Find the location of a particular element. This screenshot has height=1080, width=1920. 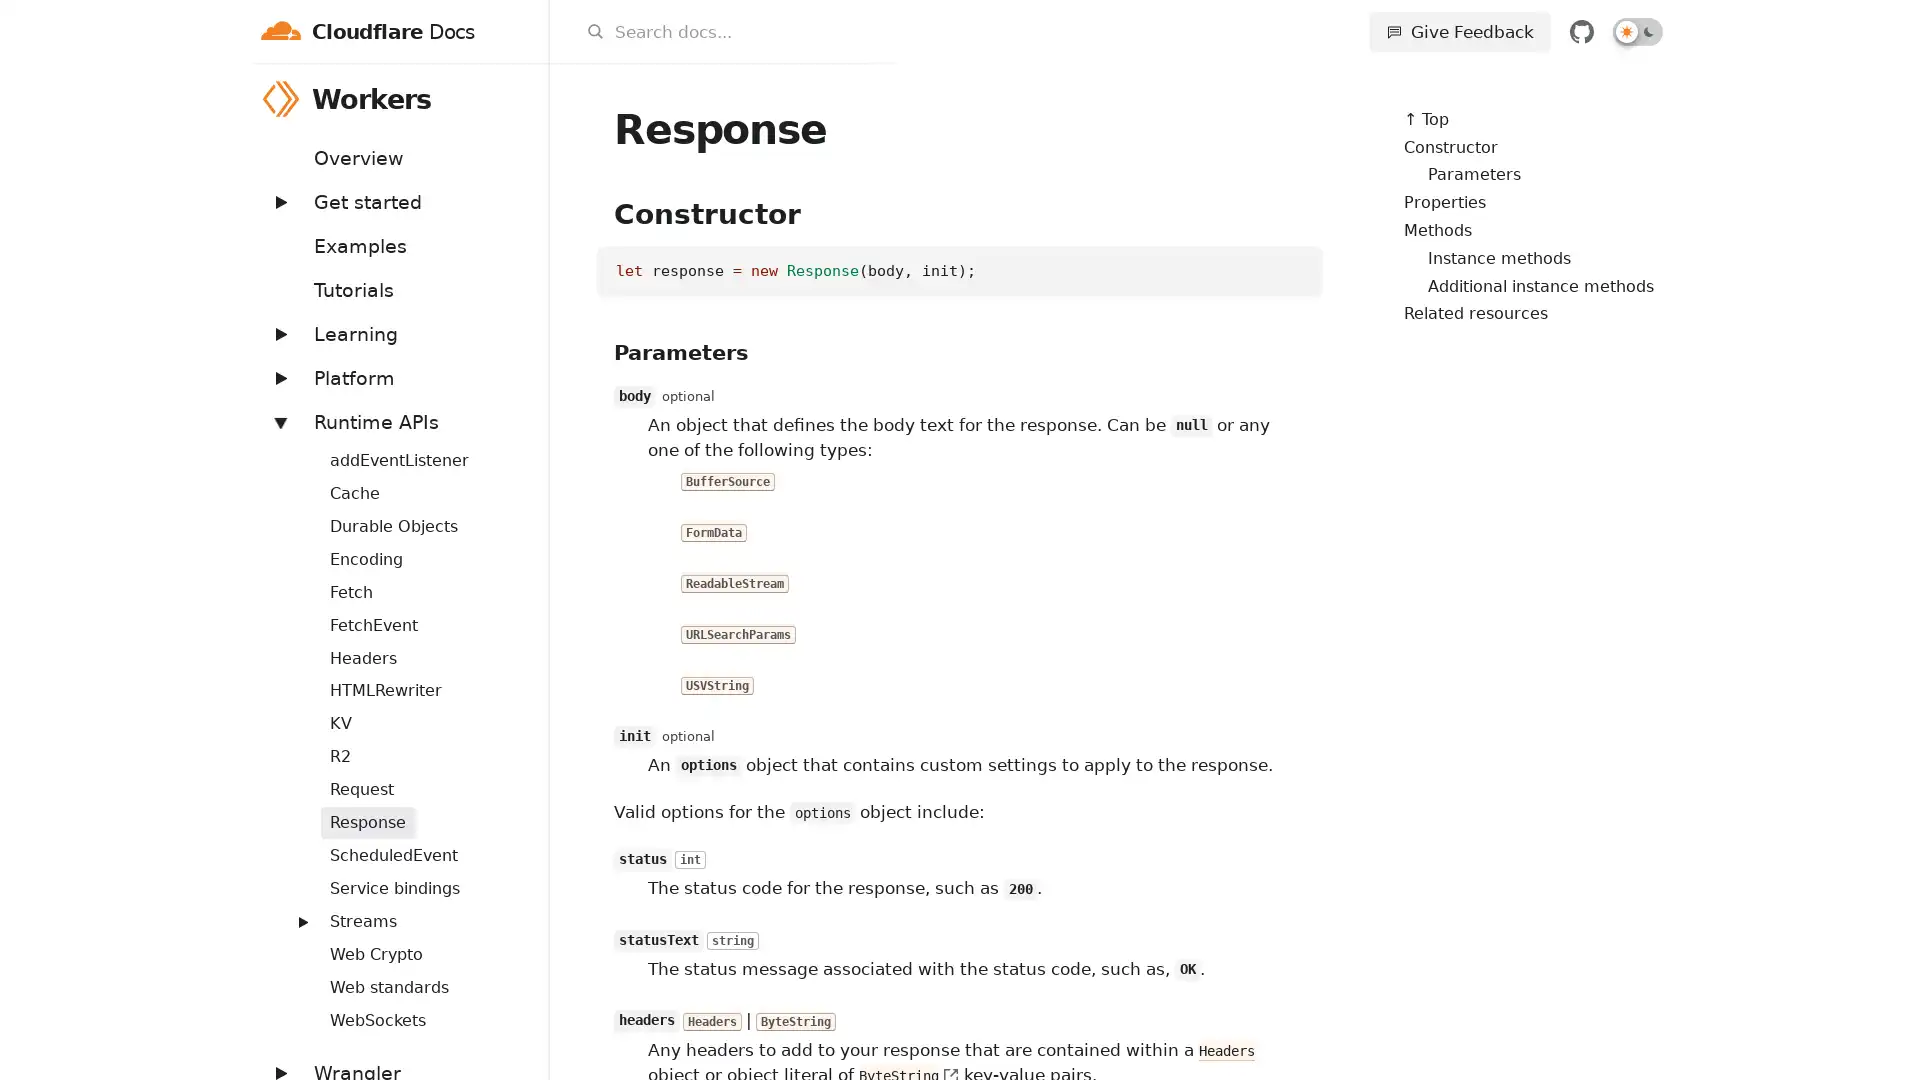

Give Feedback is located at coordinates (1459, 31).